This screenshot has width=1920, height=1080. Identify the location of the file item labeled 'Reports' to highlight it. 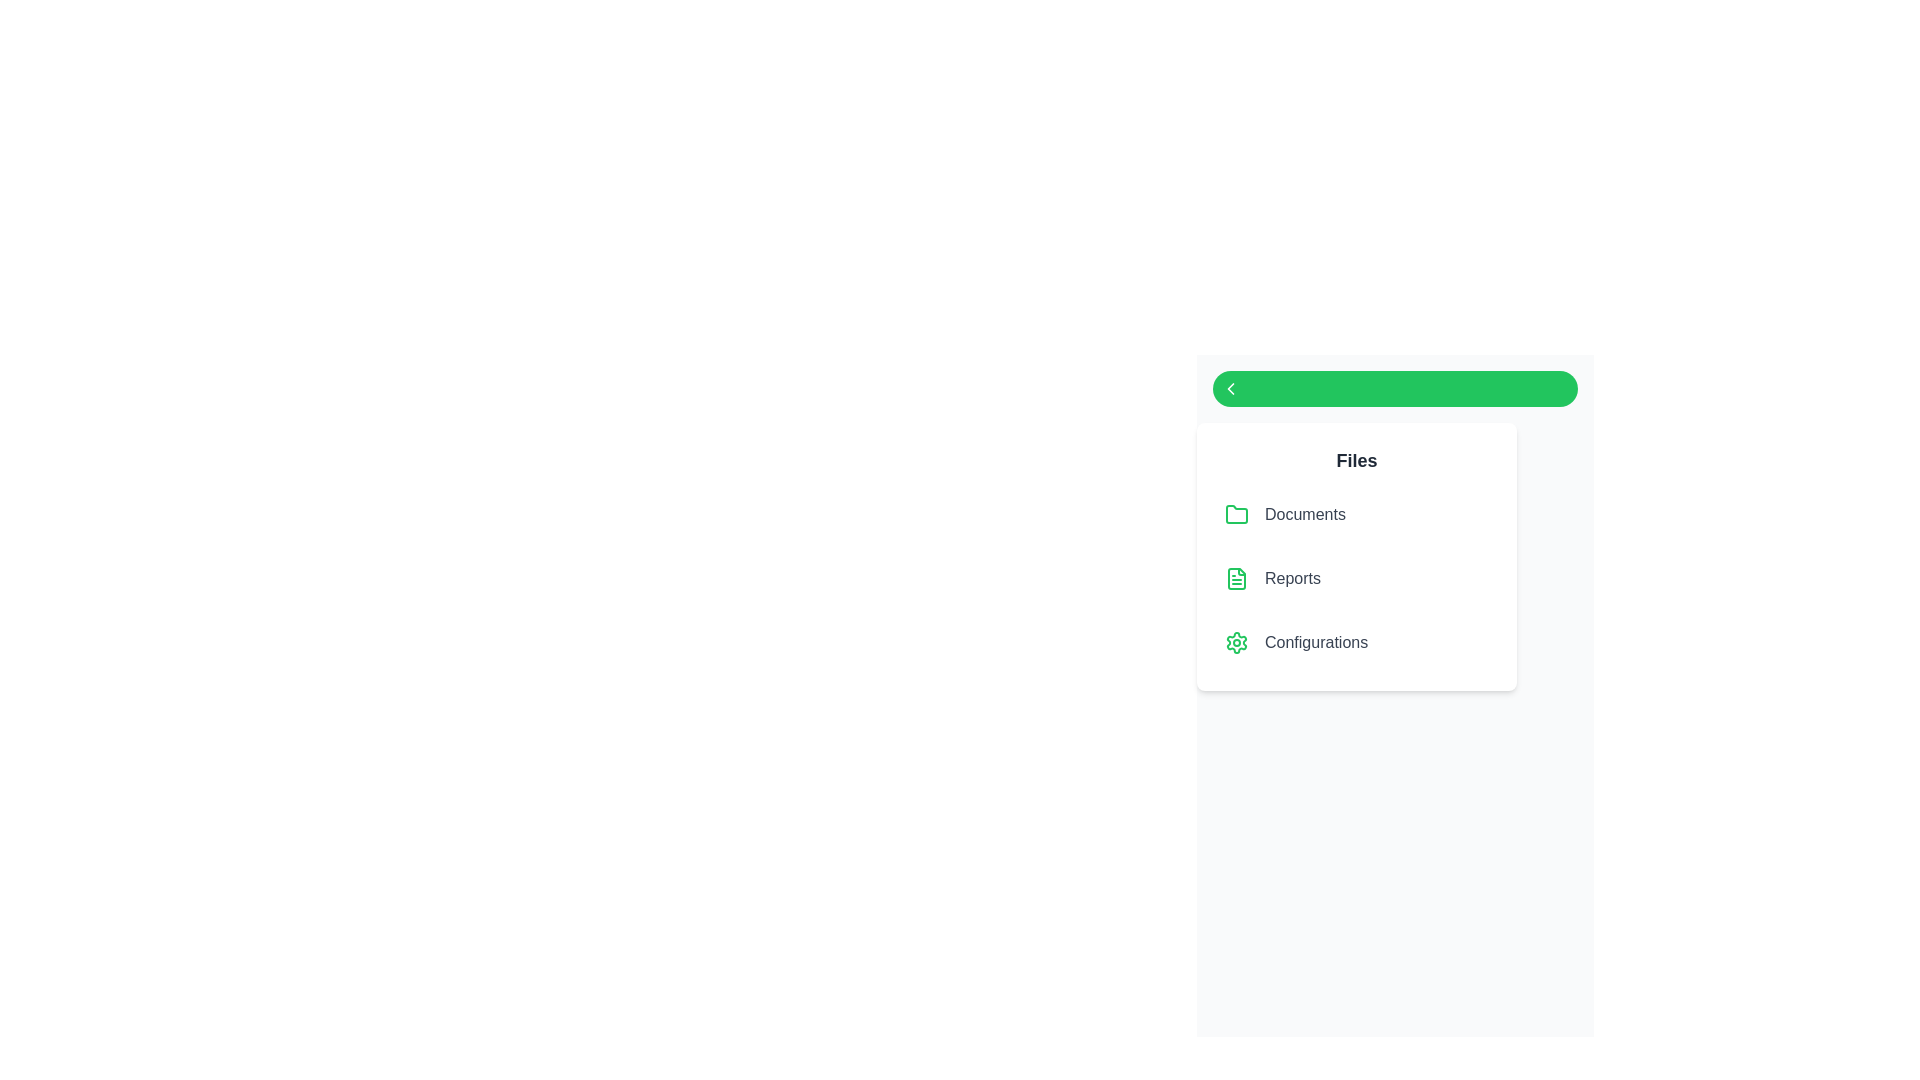
(1357, 578).